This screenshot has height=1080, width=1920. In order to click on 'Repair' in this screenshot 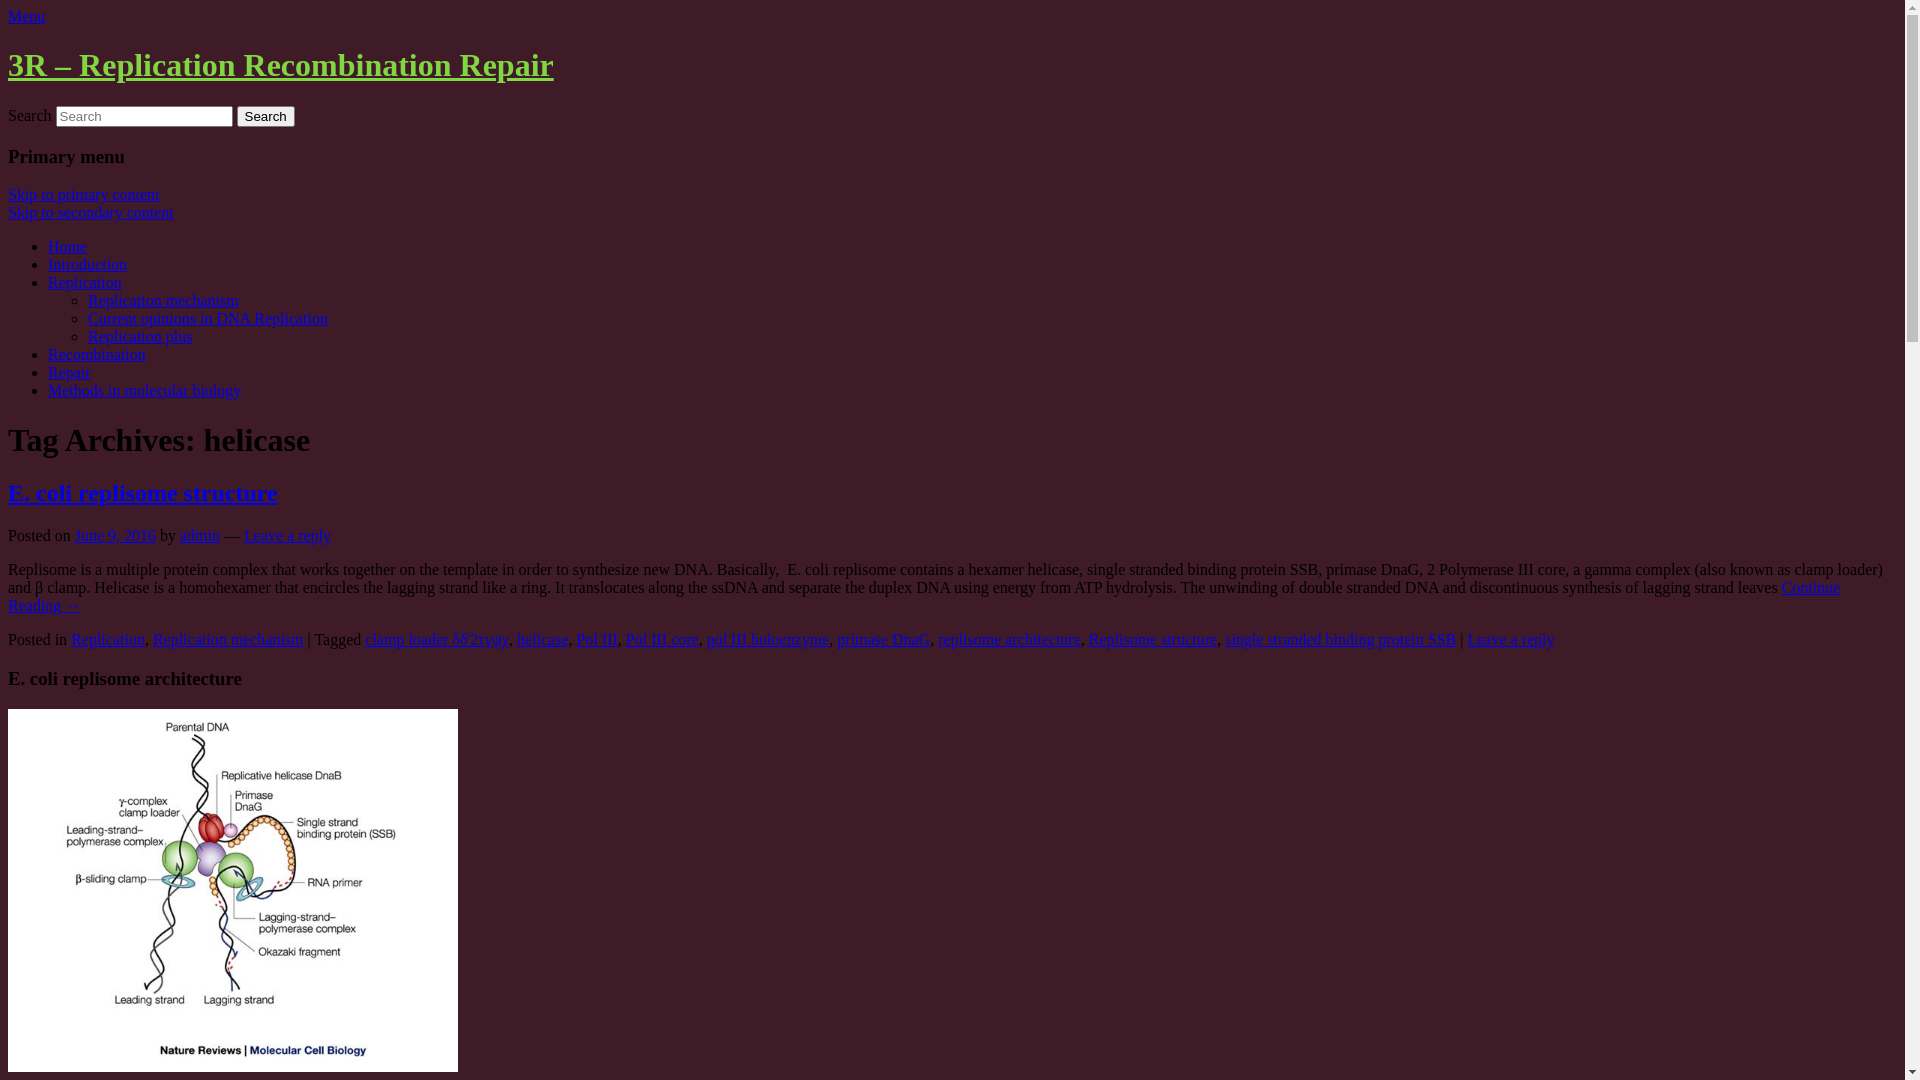, I will do `click(69, 372)`.